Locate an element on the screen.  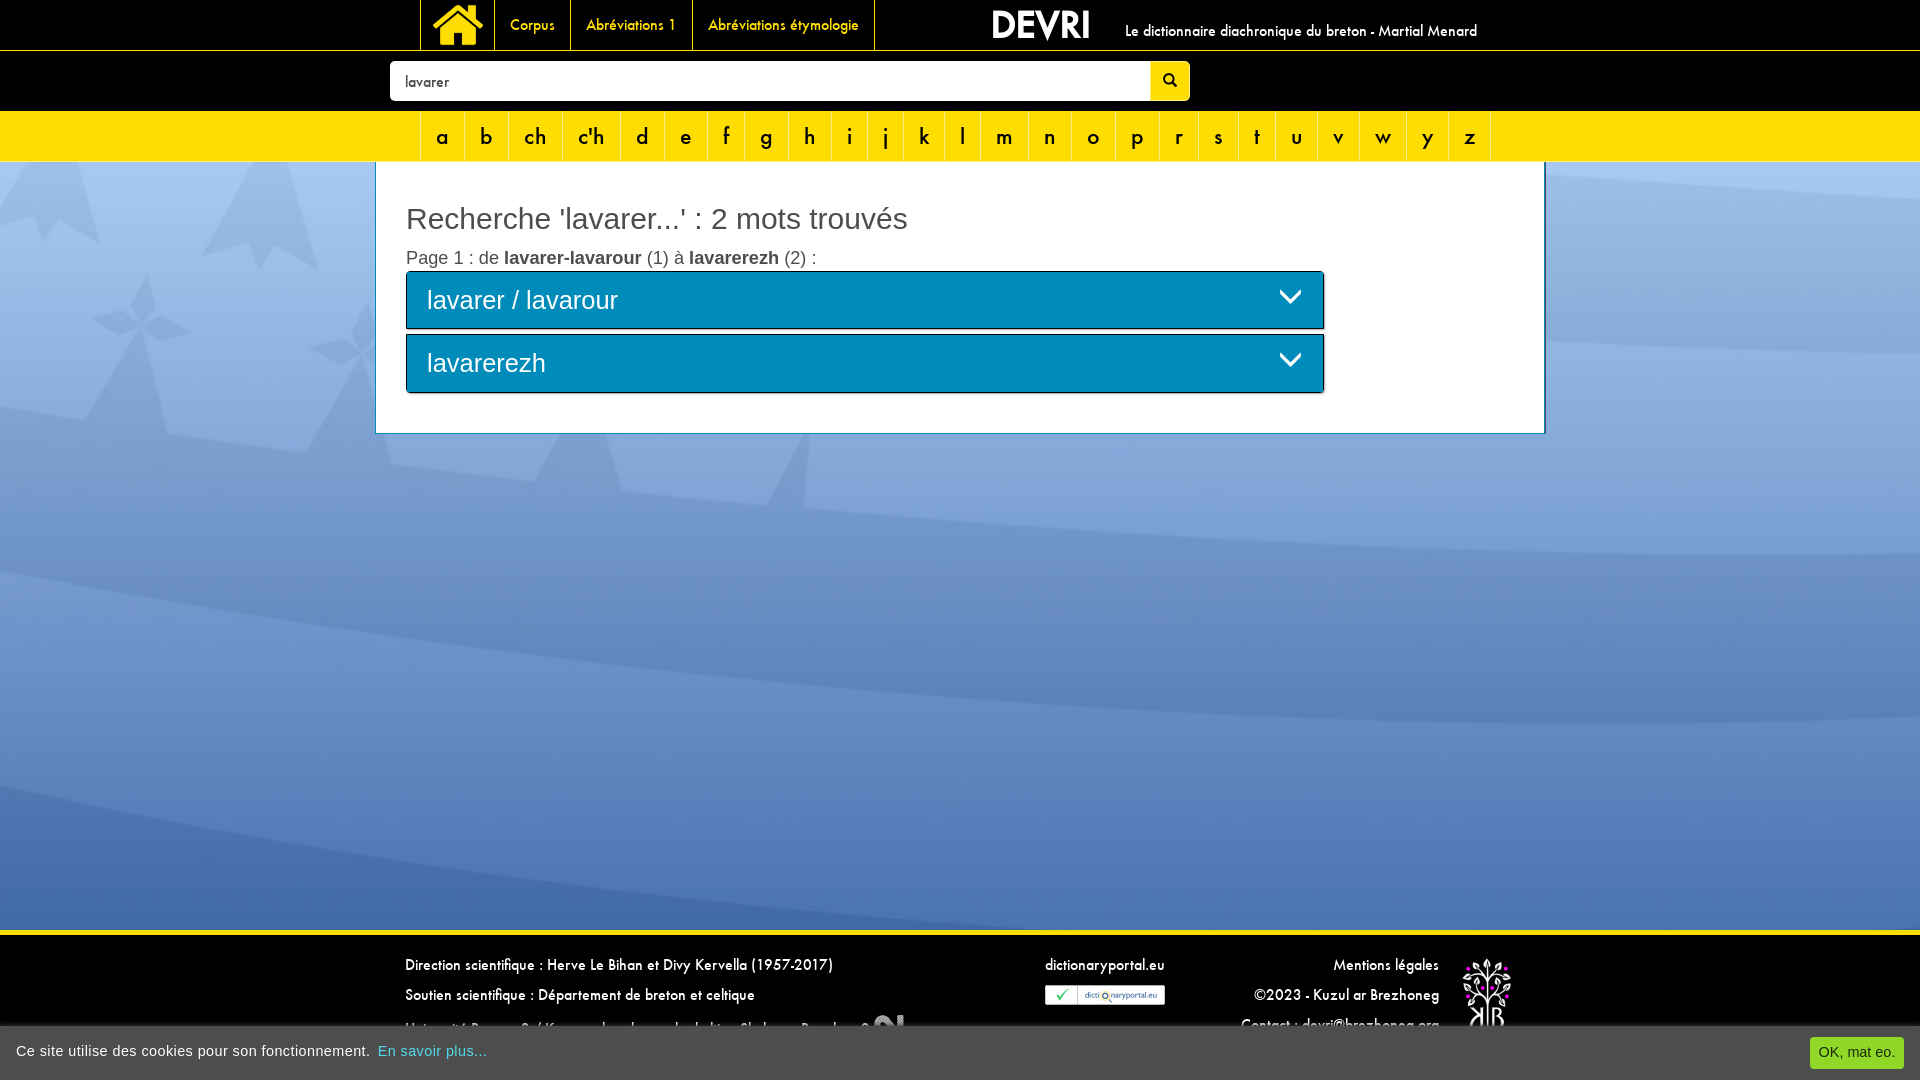
't' is located at coordinates (1256, 135).